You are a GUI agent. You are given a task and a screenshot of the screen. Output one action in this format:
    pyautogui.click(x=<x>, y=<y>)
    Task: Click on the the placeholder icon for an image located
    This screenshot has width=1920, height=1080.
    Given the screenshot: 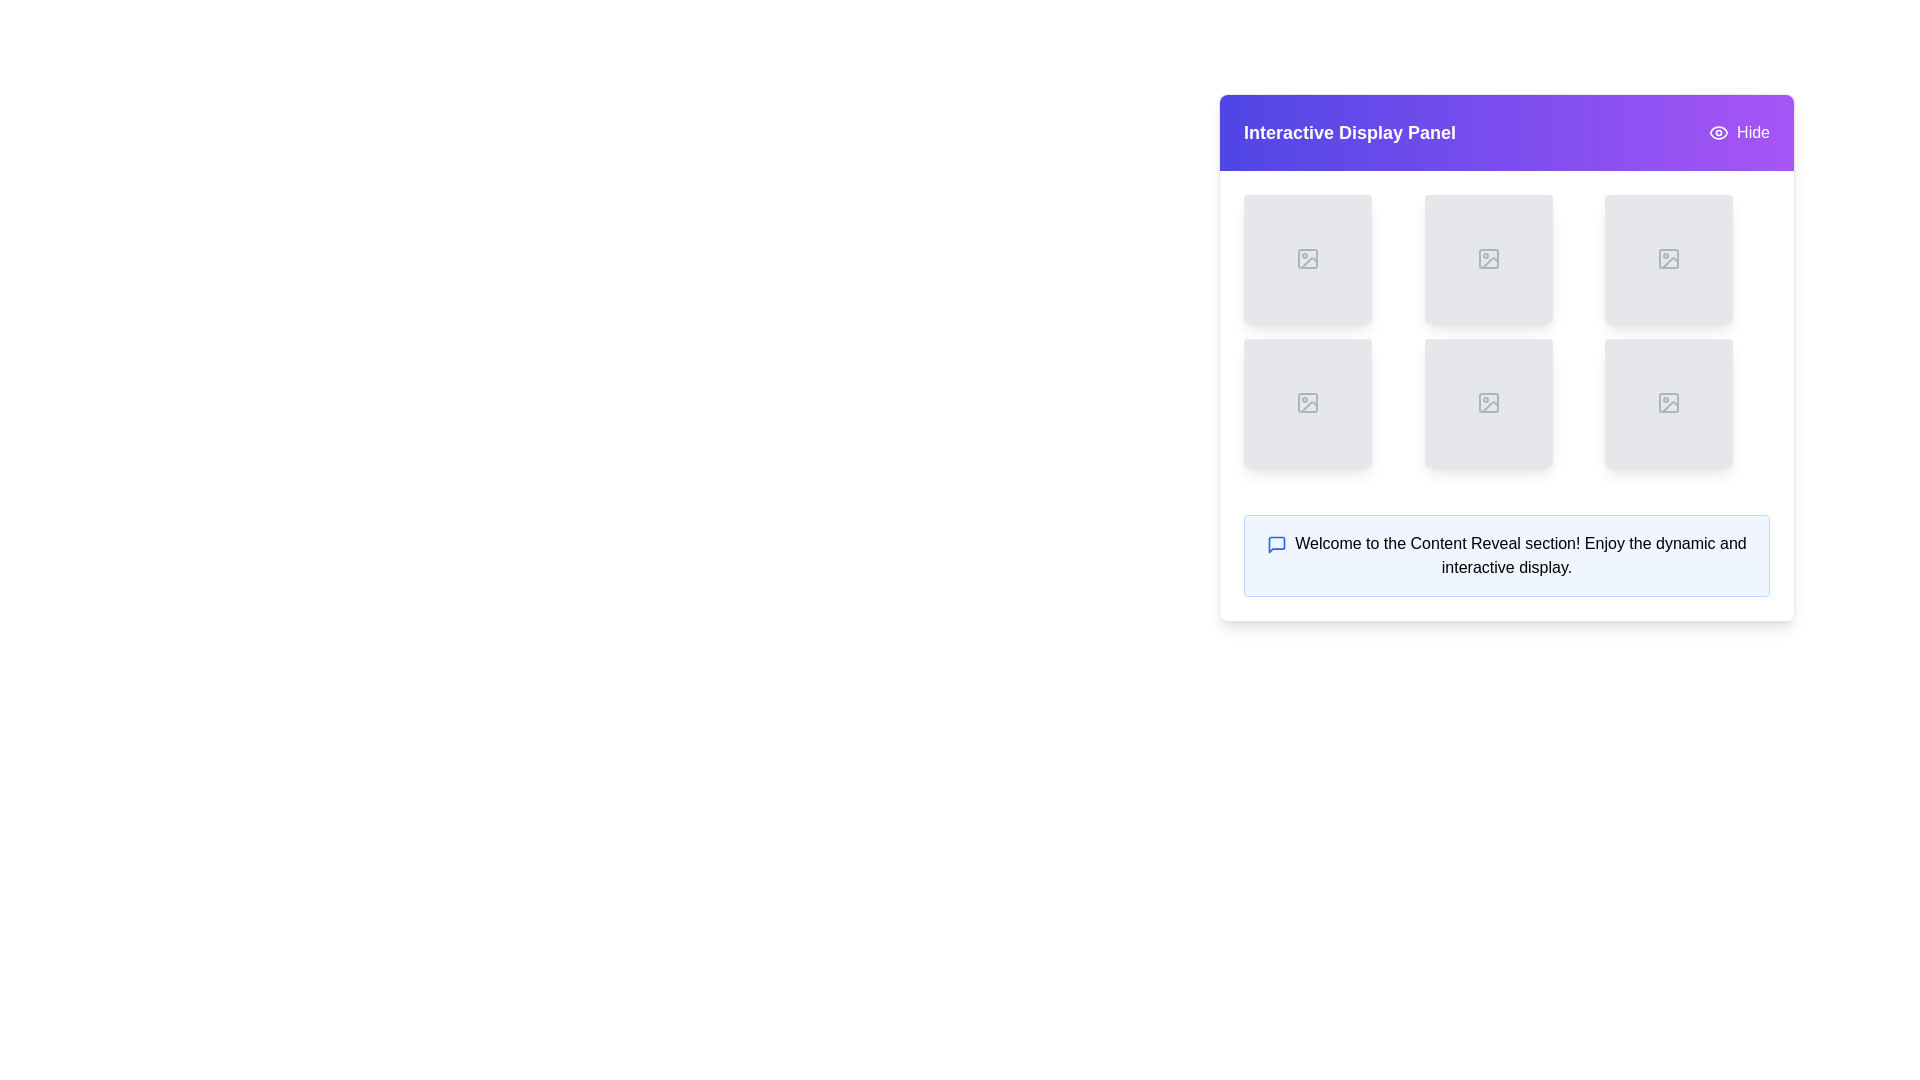 What is the action you would take?
    pyautogui.click(x=1488, y=257)
    